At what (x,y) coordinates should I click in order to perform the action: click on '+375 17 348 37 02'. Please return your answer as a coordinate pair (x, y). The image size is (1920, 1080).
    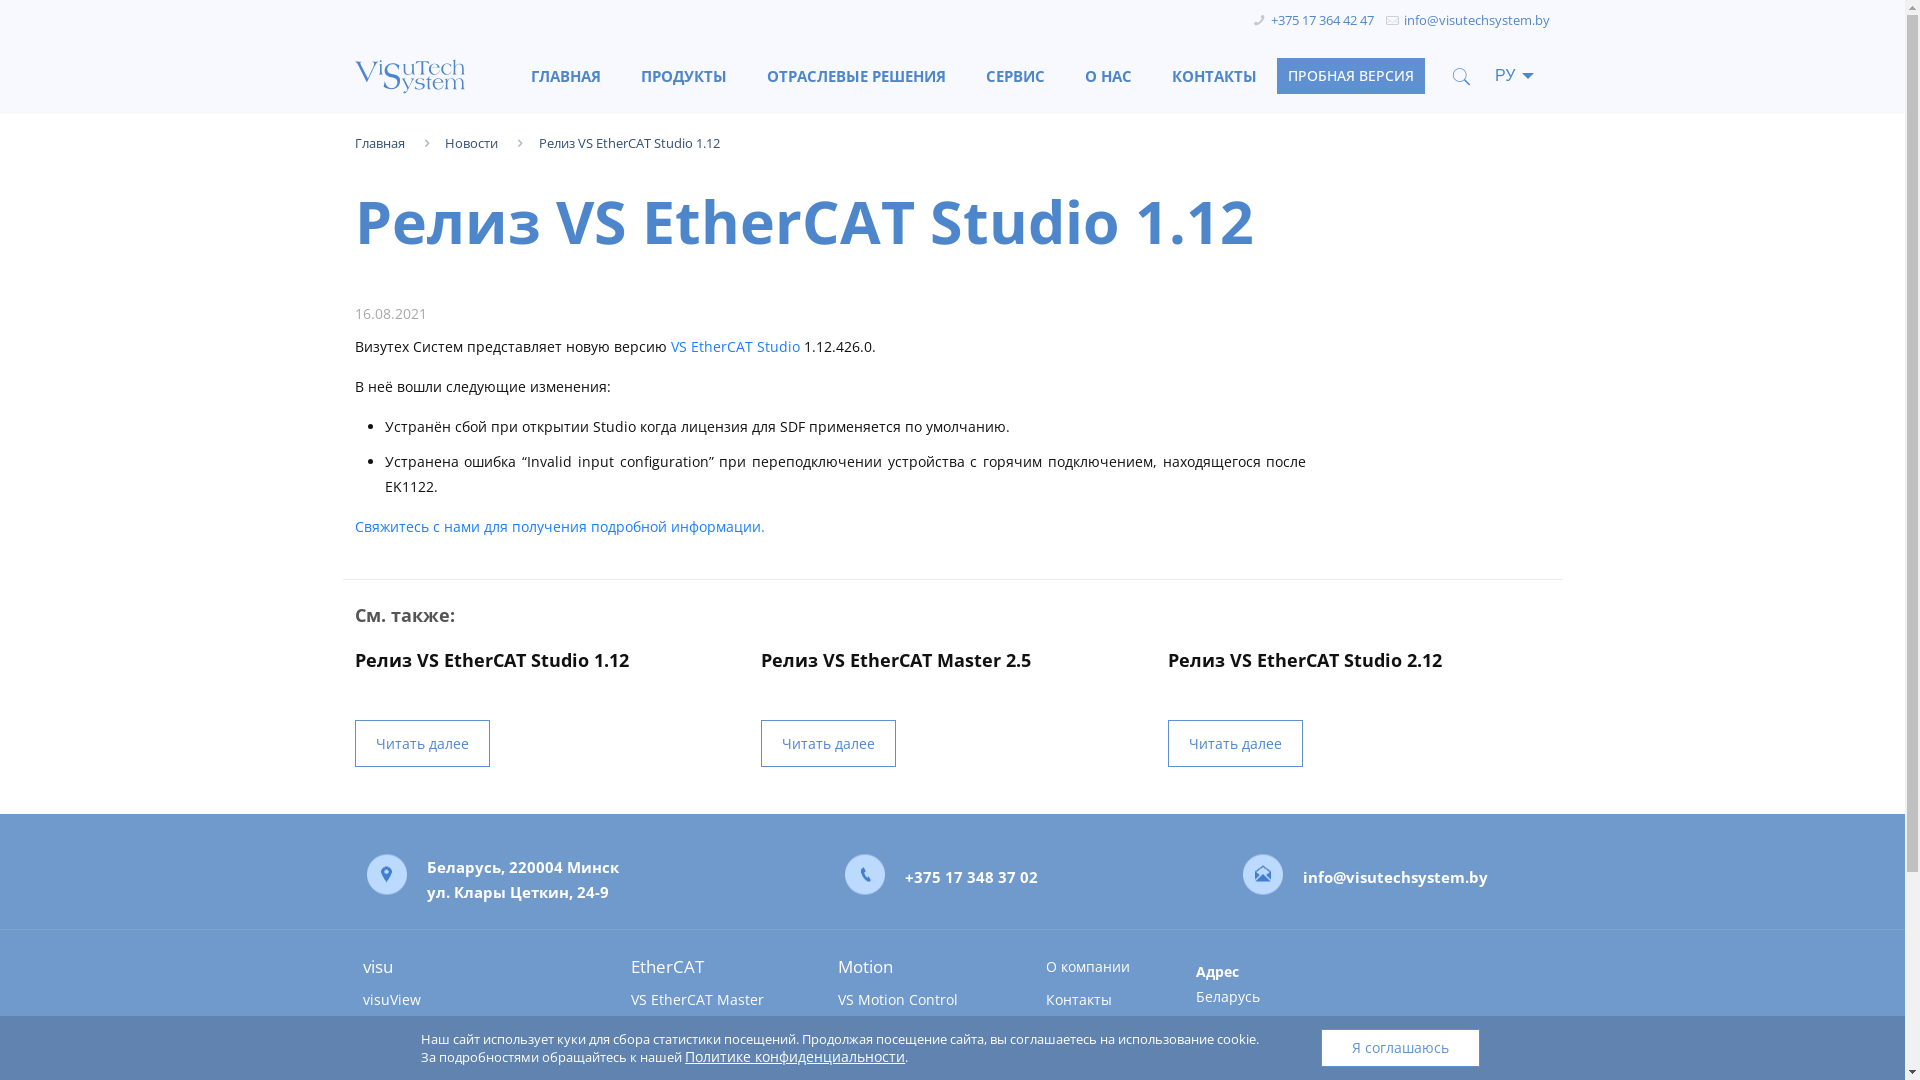
    Looking at the image, I should click on (971, 874).